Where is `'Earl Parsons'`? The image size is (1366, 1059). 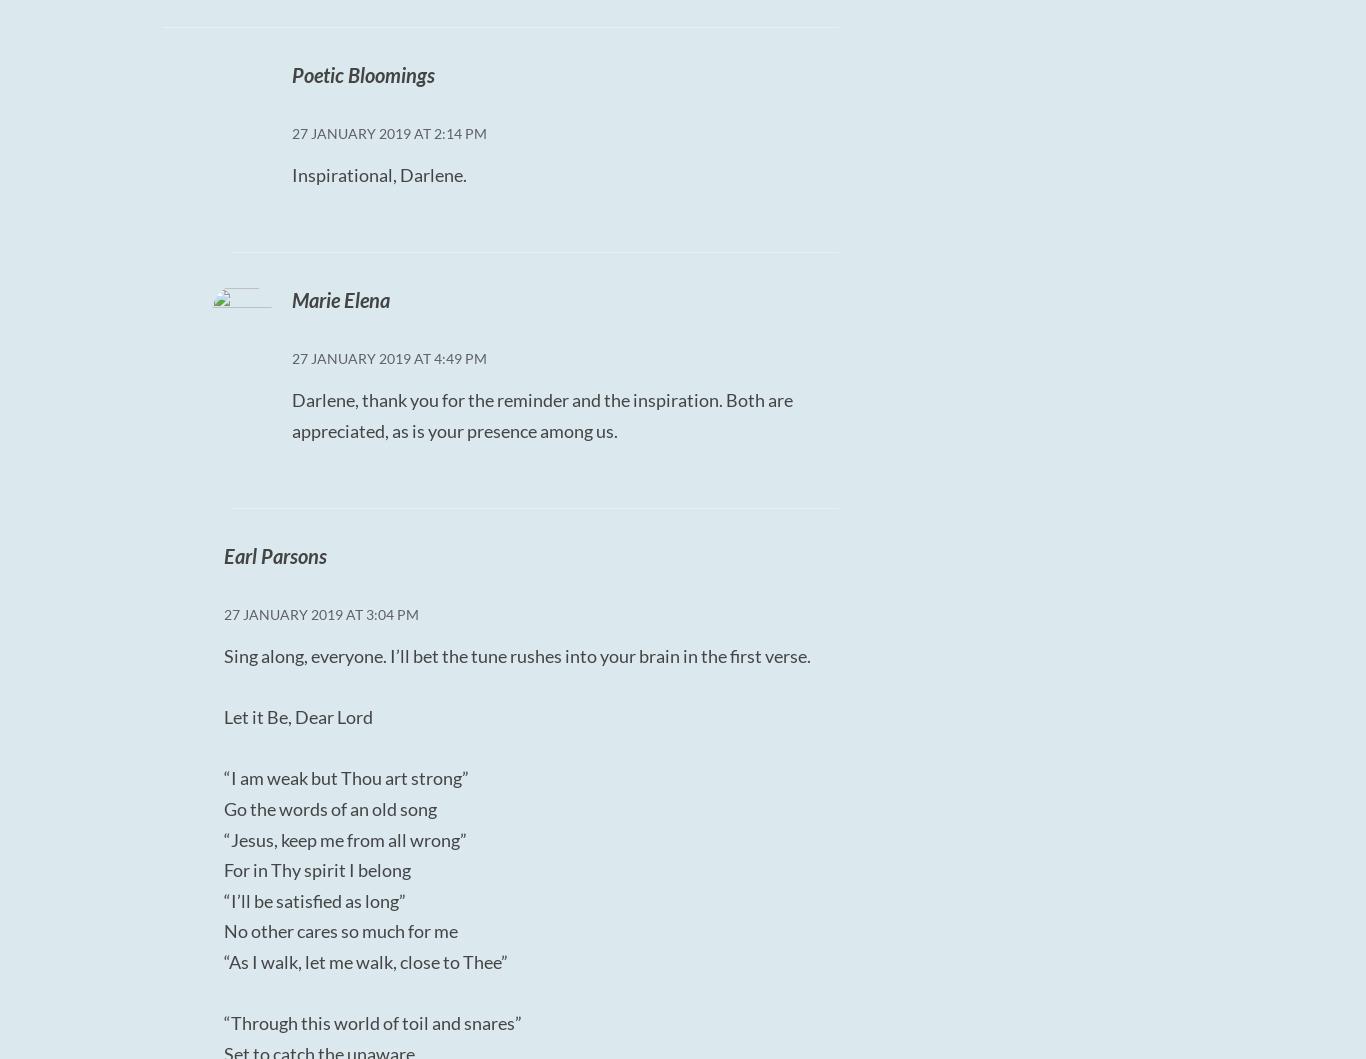
'Earl Parsons' is located at coordinates (223, 554).